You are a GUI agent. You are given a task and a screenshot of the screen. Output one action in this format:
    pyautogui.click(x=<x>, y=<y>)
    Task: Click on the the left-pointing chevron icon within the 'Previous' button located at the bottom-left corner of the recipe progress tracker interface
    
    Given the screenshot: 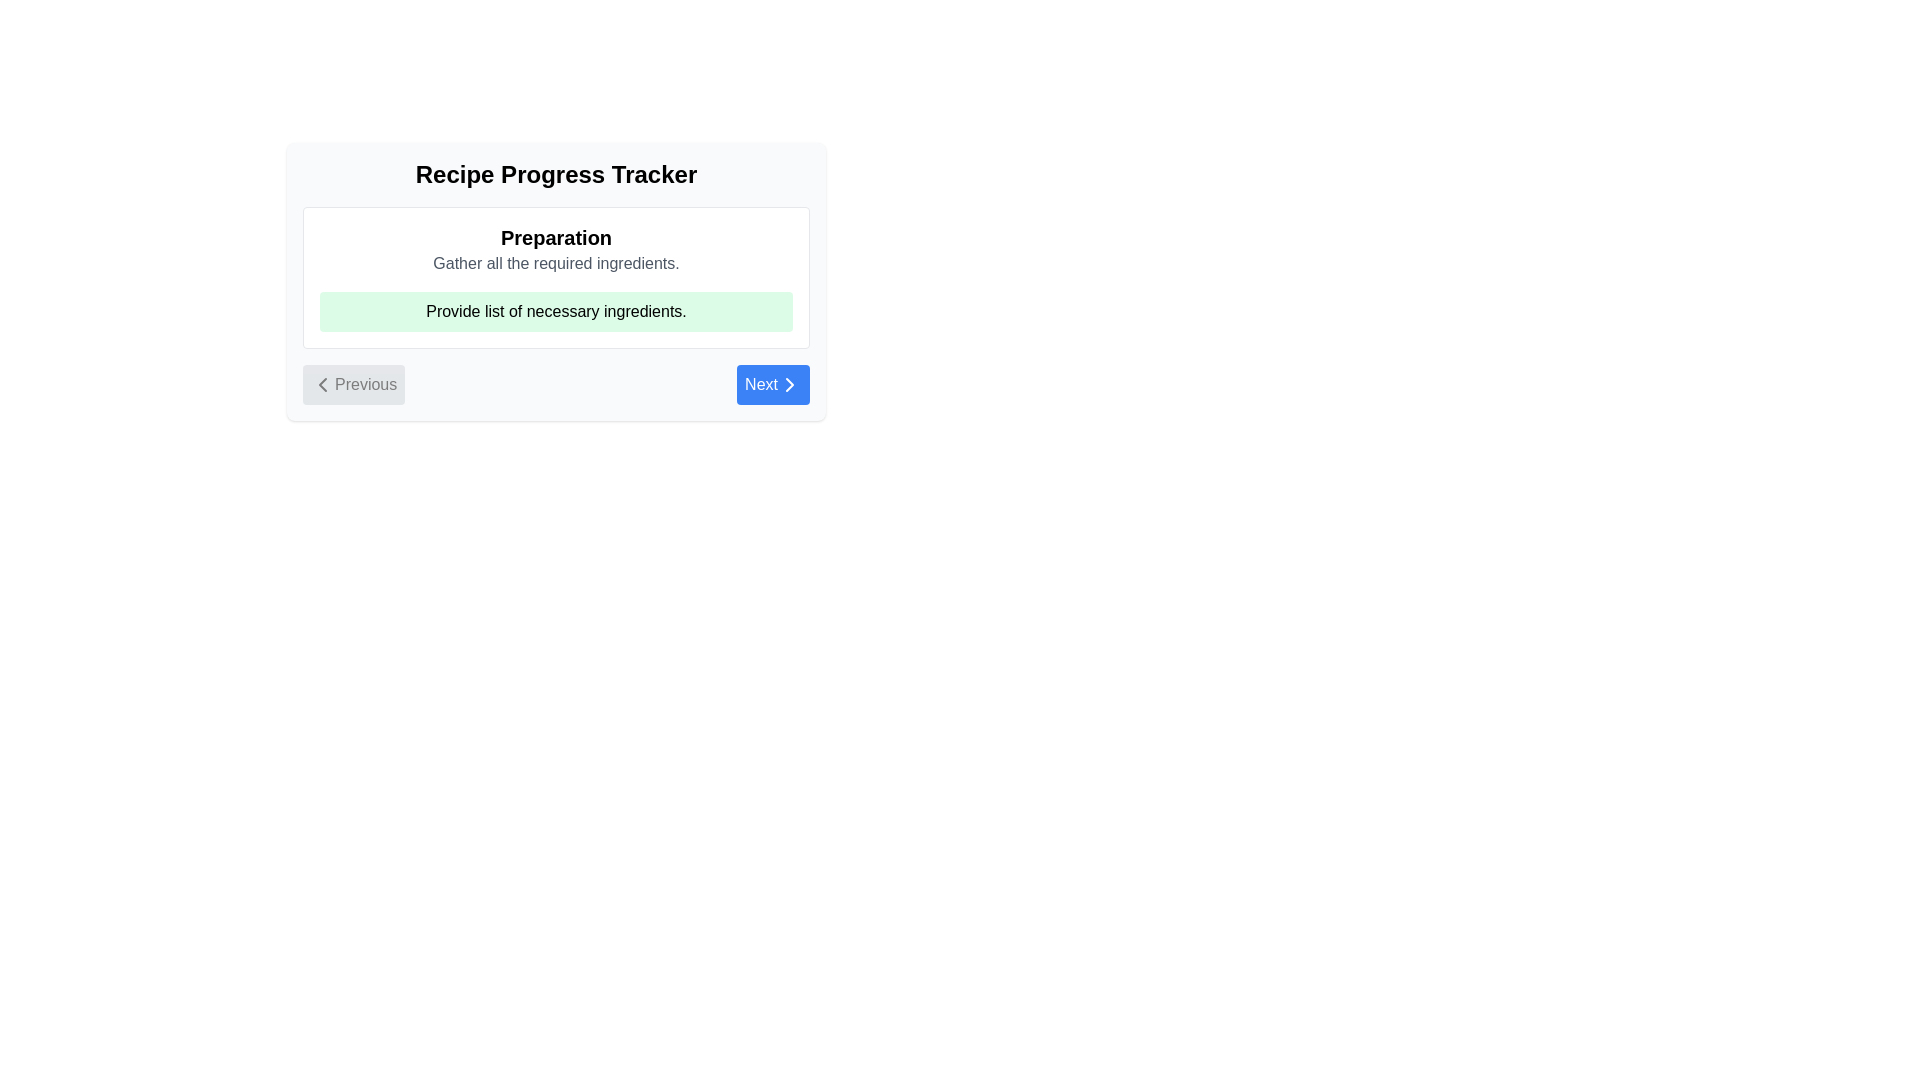 What is the action you would take?
    pyautogui.click(x=322, y=385)
    